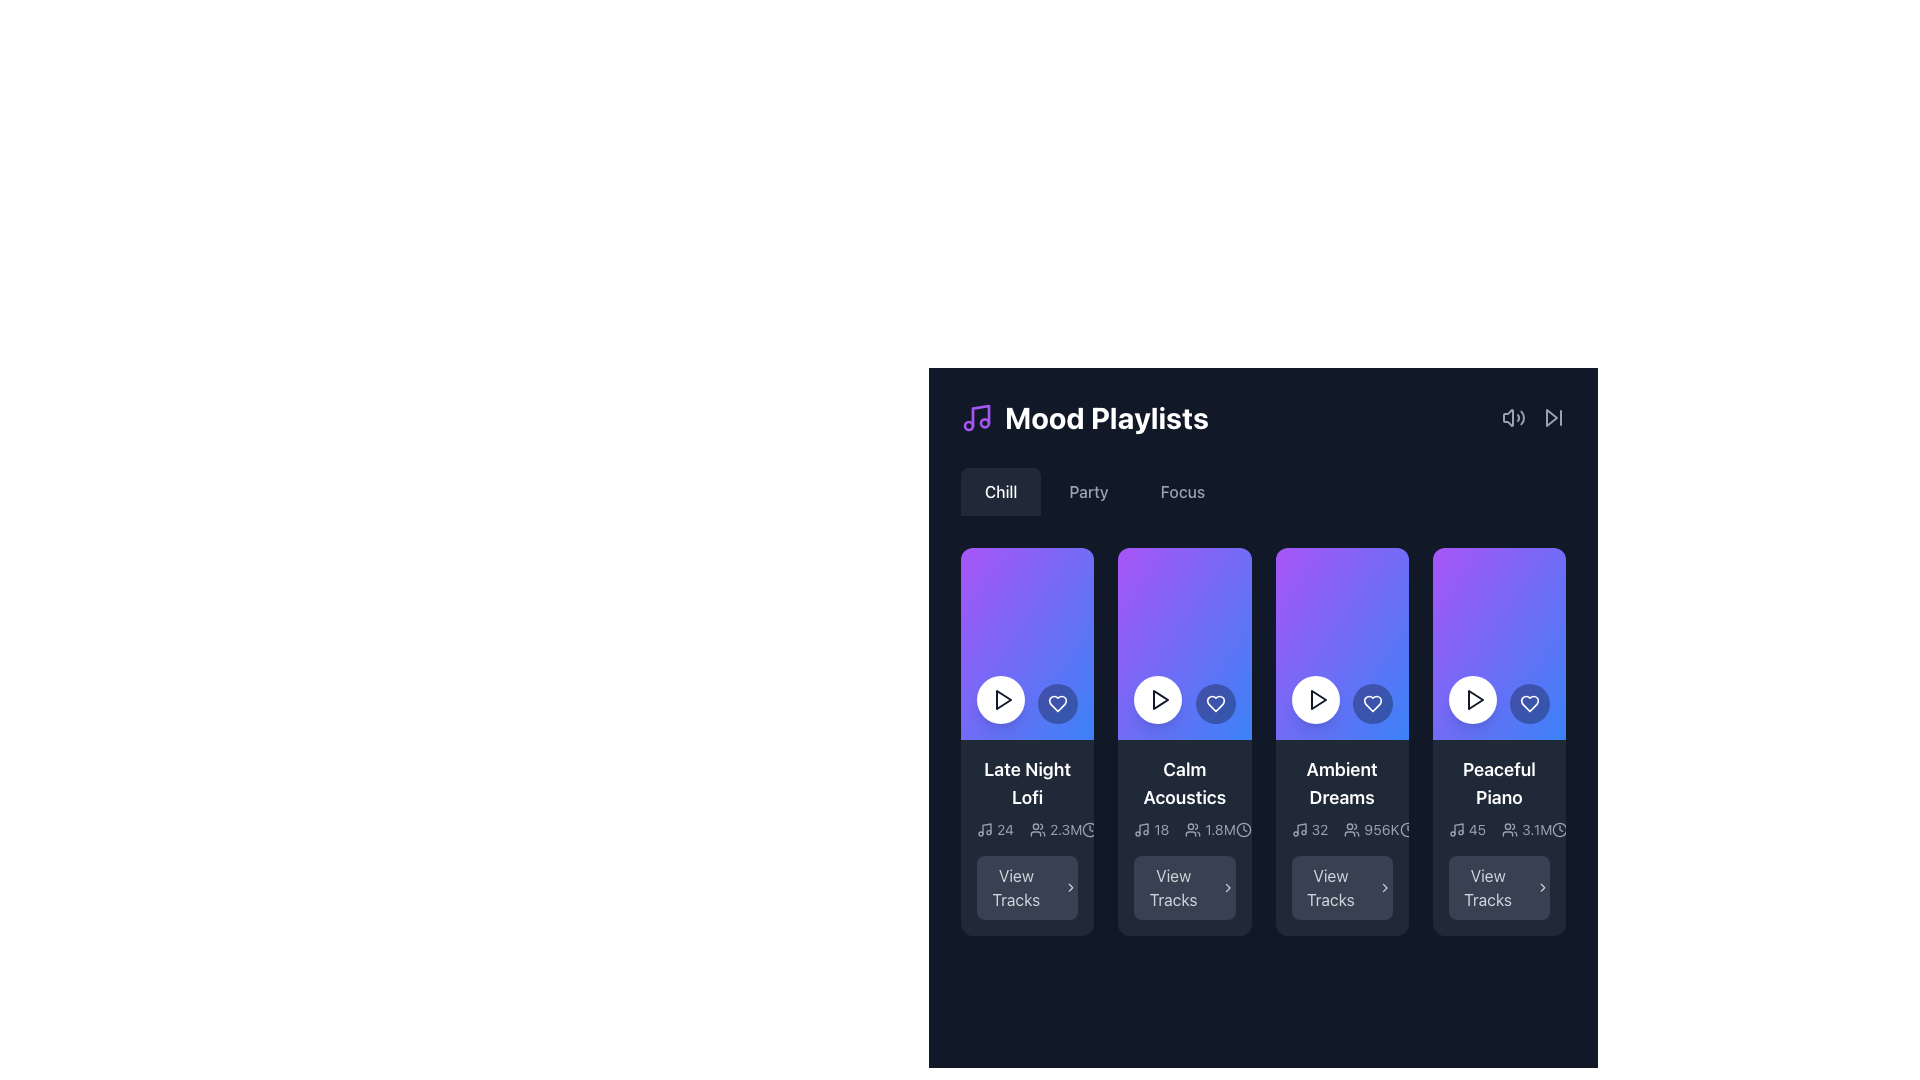 The height and width of the screenshot is (1080, 1920). I want to click on the heart-shaped icon button located in the bottom-right corner of the 'Late Night Lofi' card, so click(1057, 703).